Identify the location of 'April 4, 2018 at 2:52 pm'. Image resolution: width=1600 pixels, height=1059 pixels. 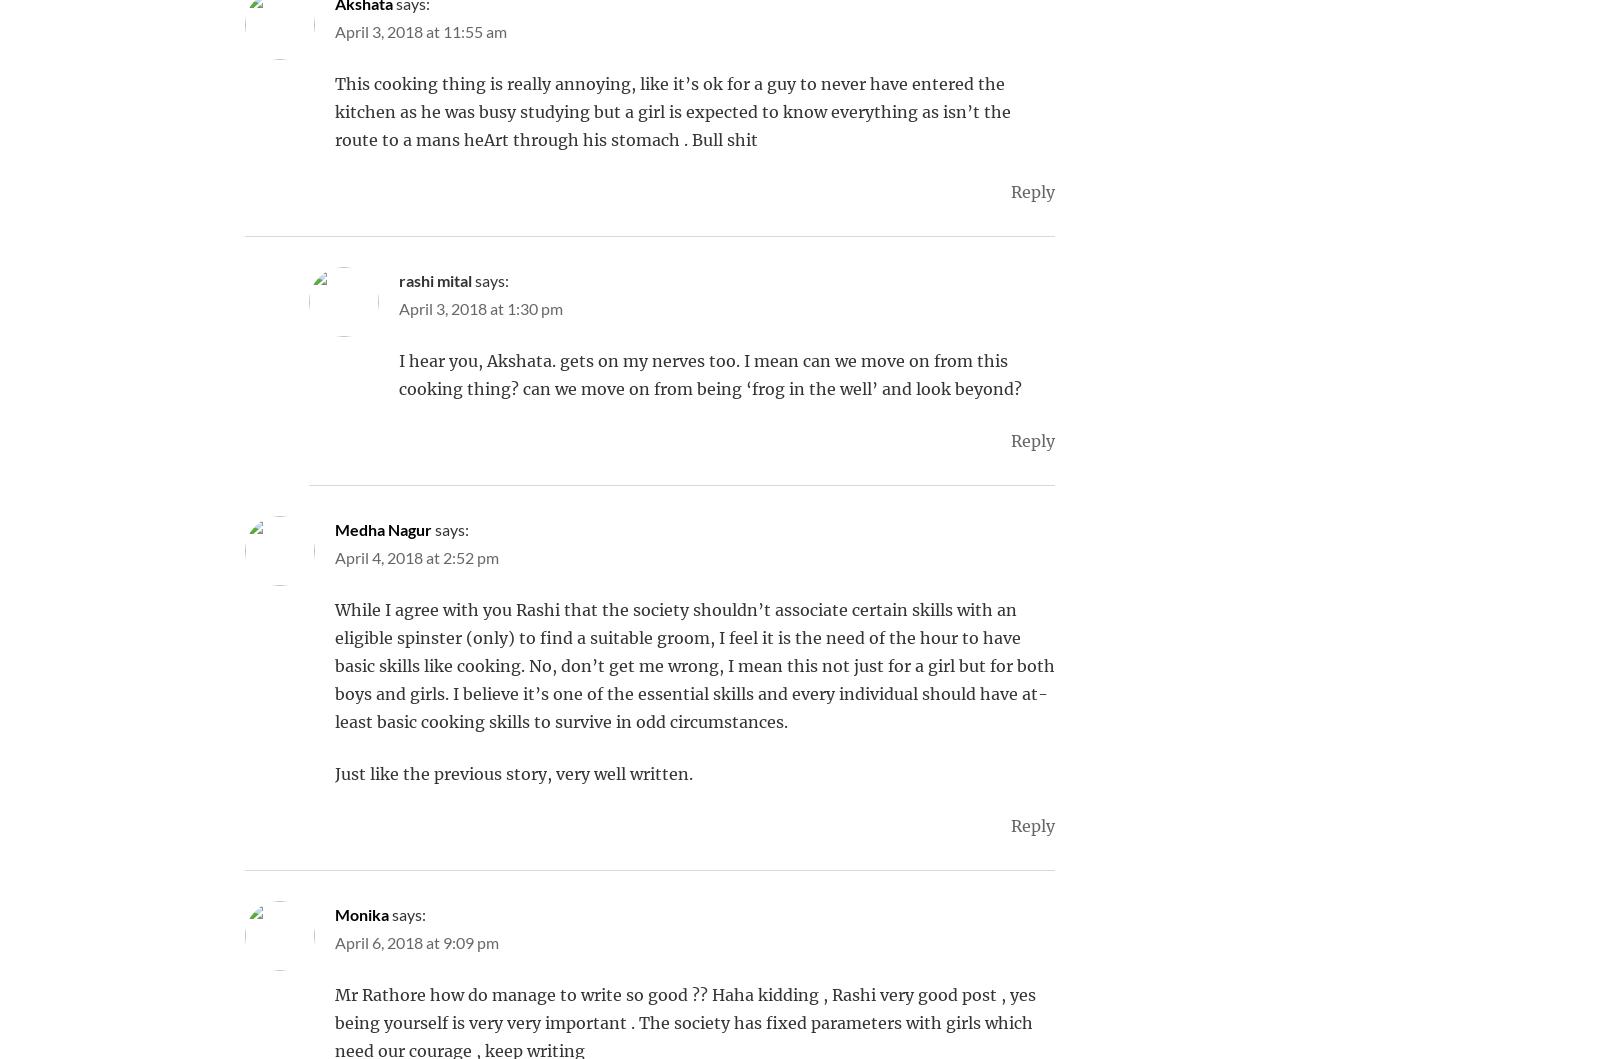
(415, 556).